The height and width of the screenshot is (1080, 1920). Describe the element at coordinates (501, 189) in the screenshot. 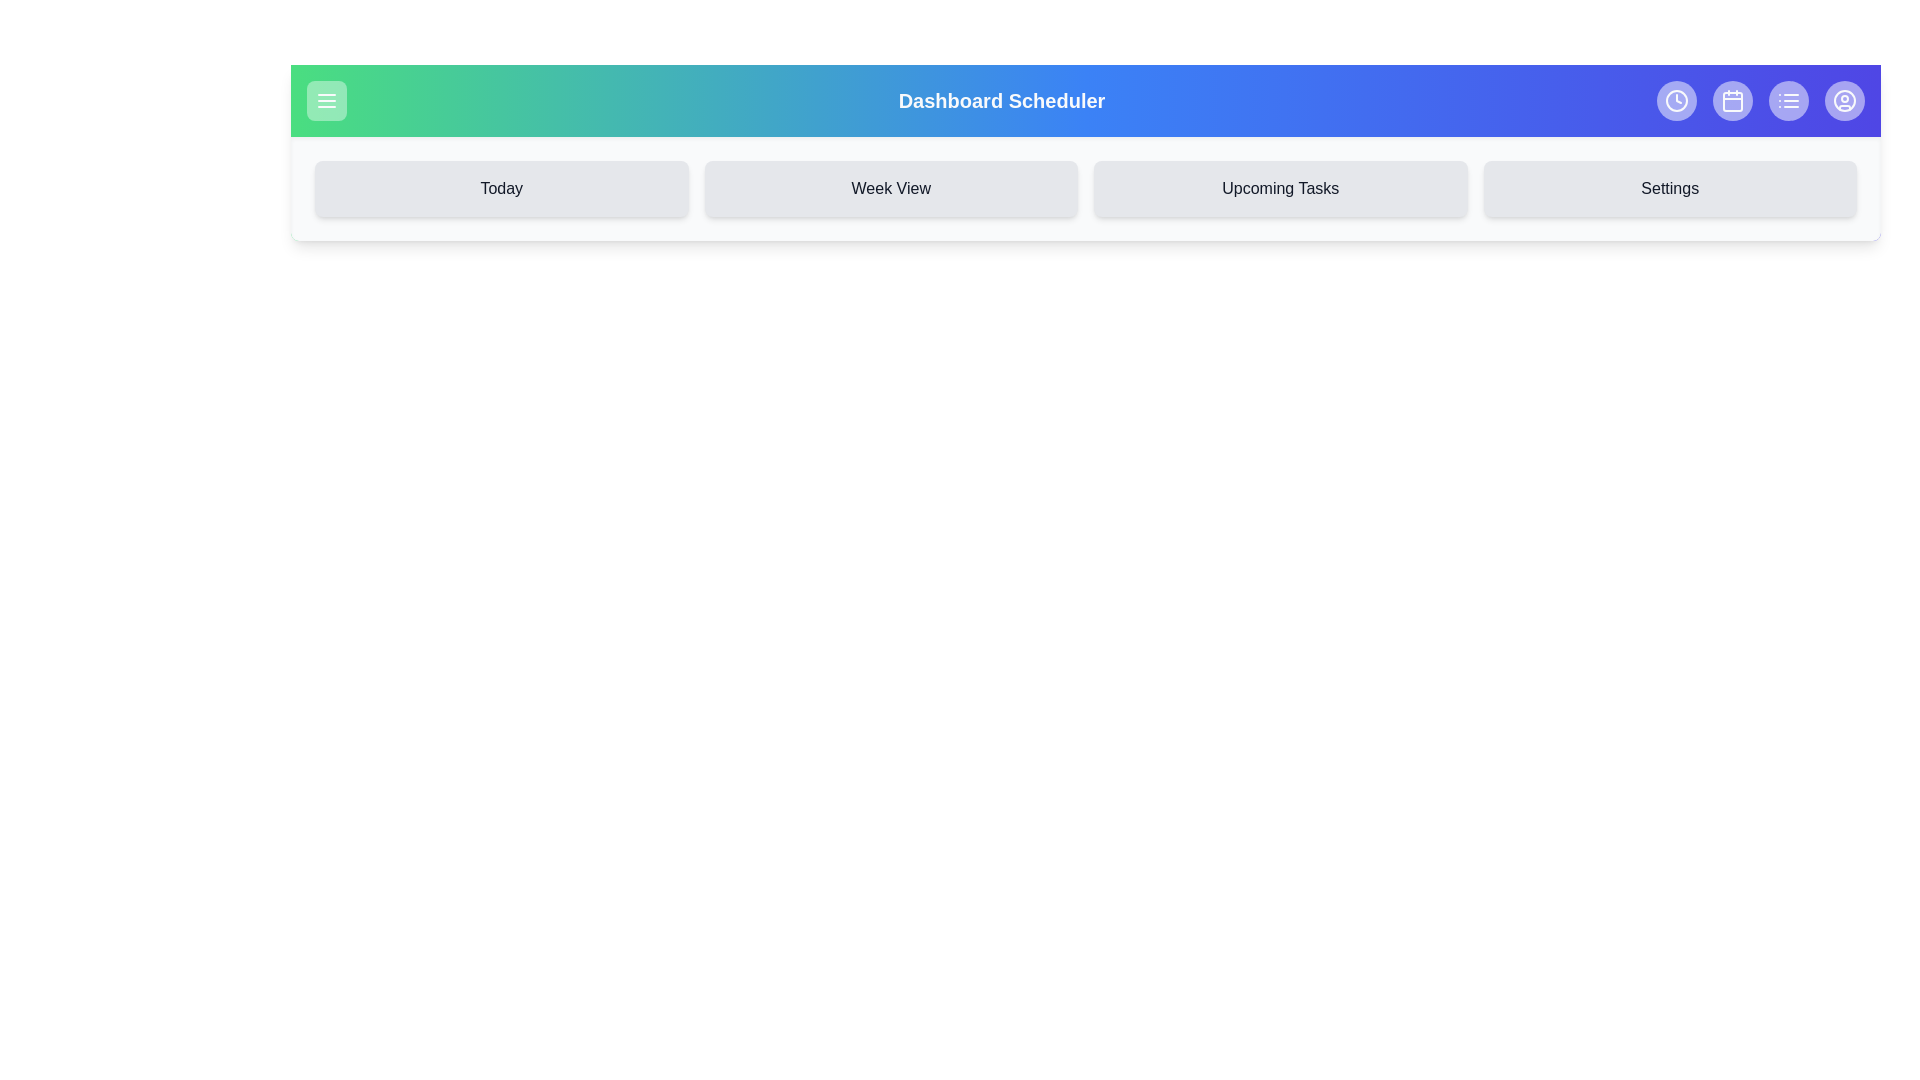

I see `the navigation button labeled Today` at that location.